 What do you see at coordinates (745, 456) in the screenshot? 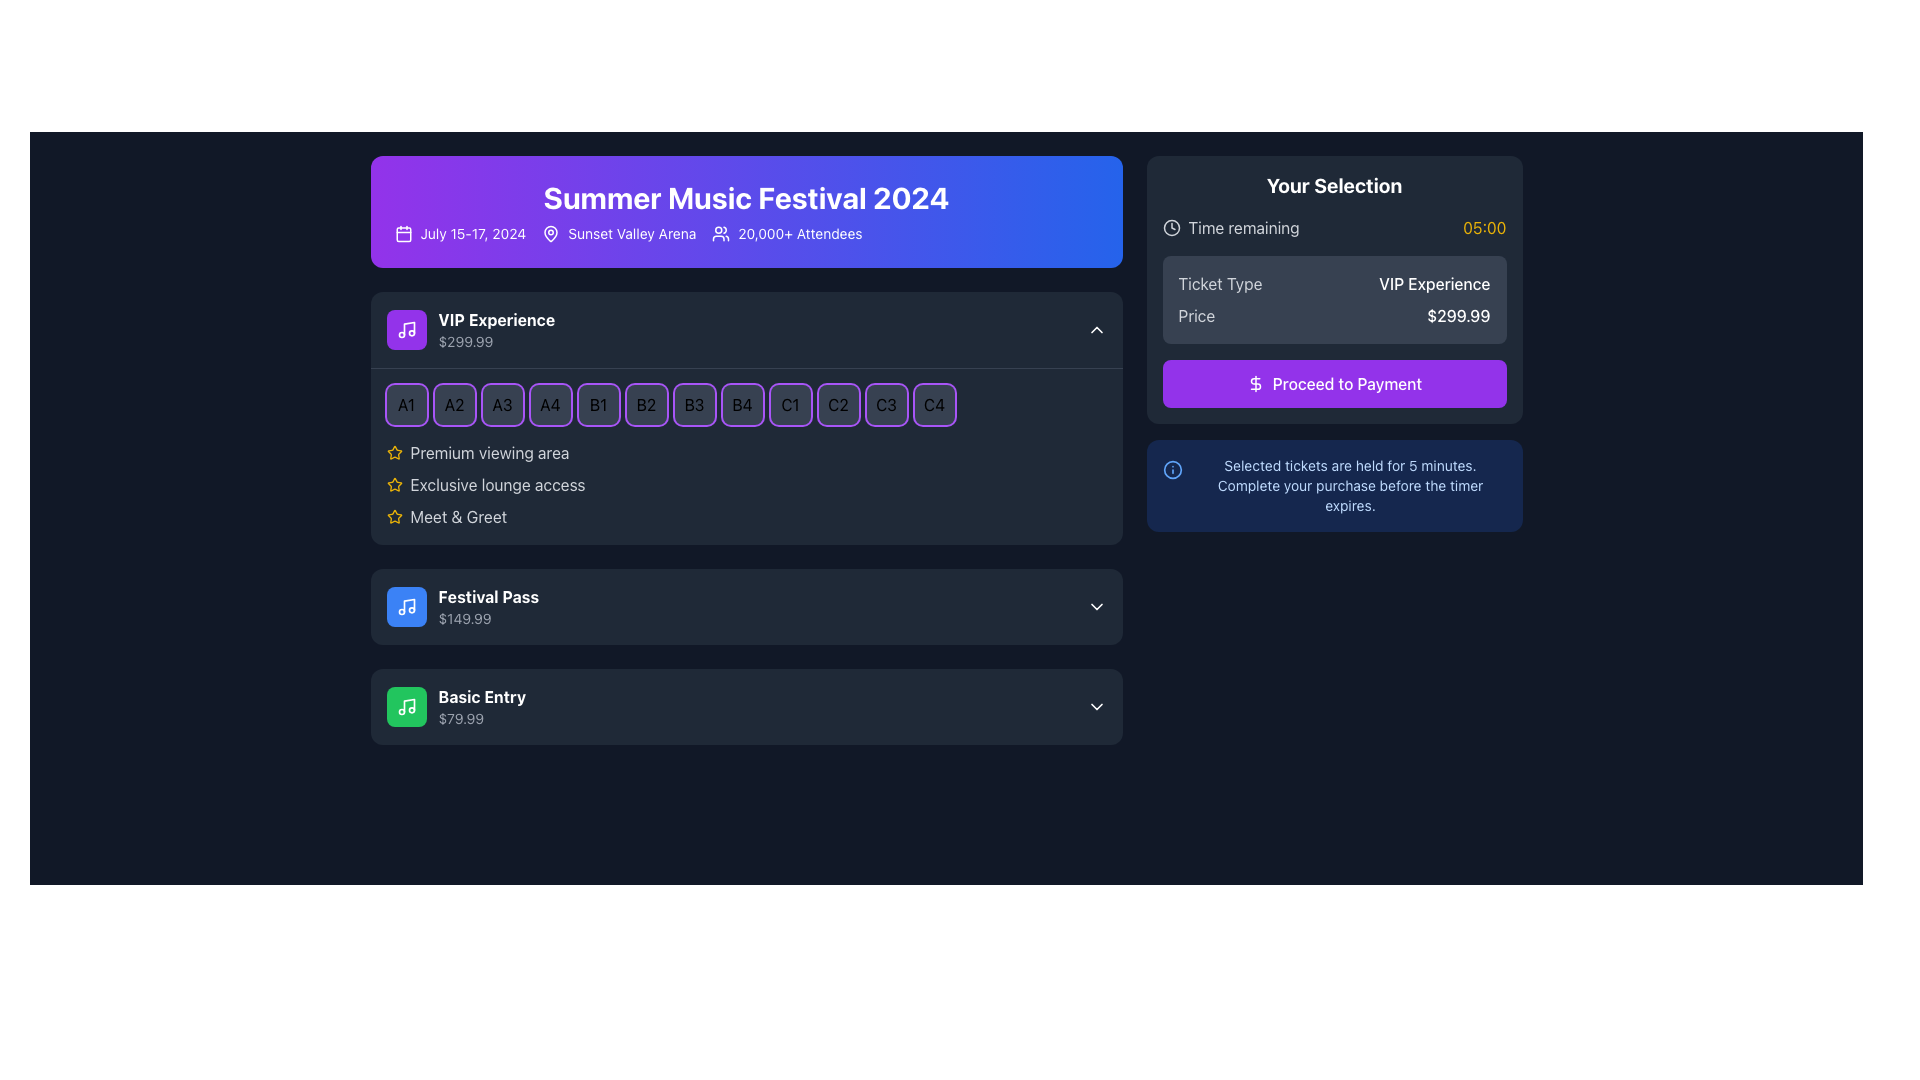
I see `the individual buttons within the 'VIP Experience' collapsible card` at bounding box center [745, 456].